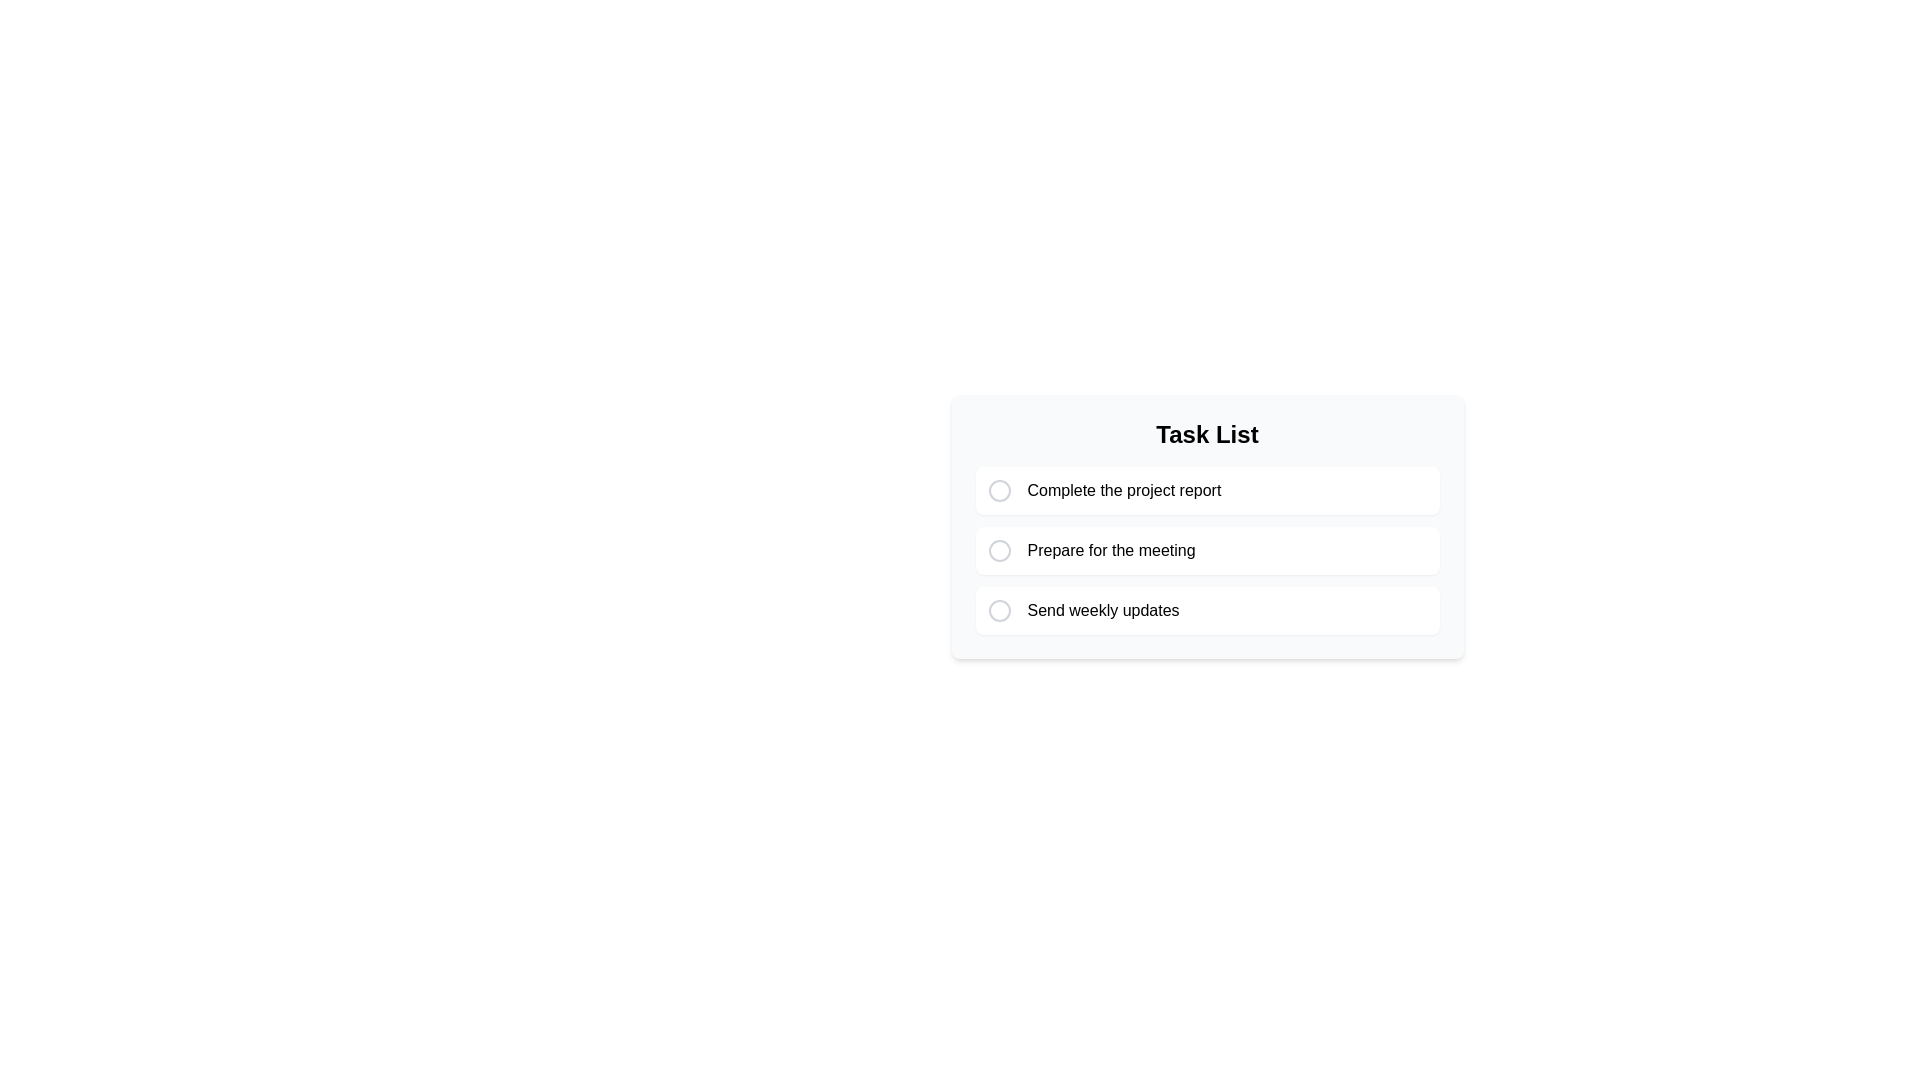 The height and width of the screenshot is (1080, 1920). I want to click on the third list item labeled 'Send weekly updates' in the task list to mark or select it, so click(1206, 609).